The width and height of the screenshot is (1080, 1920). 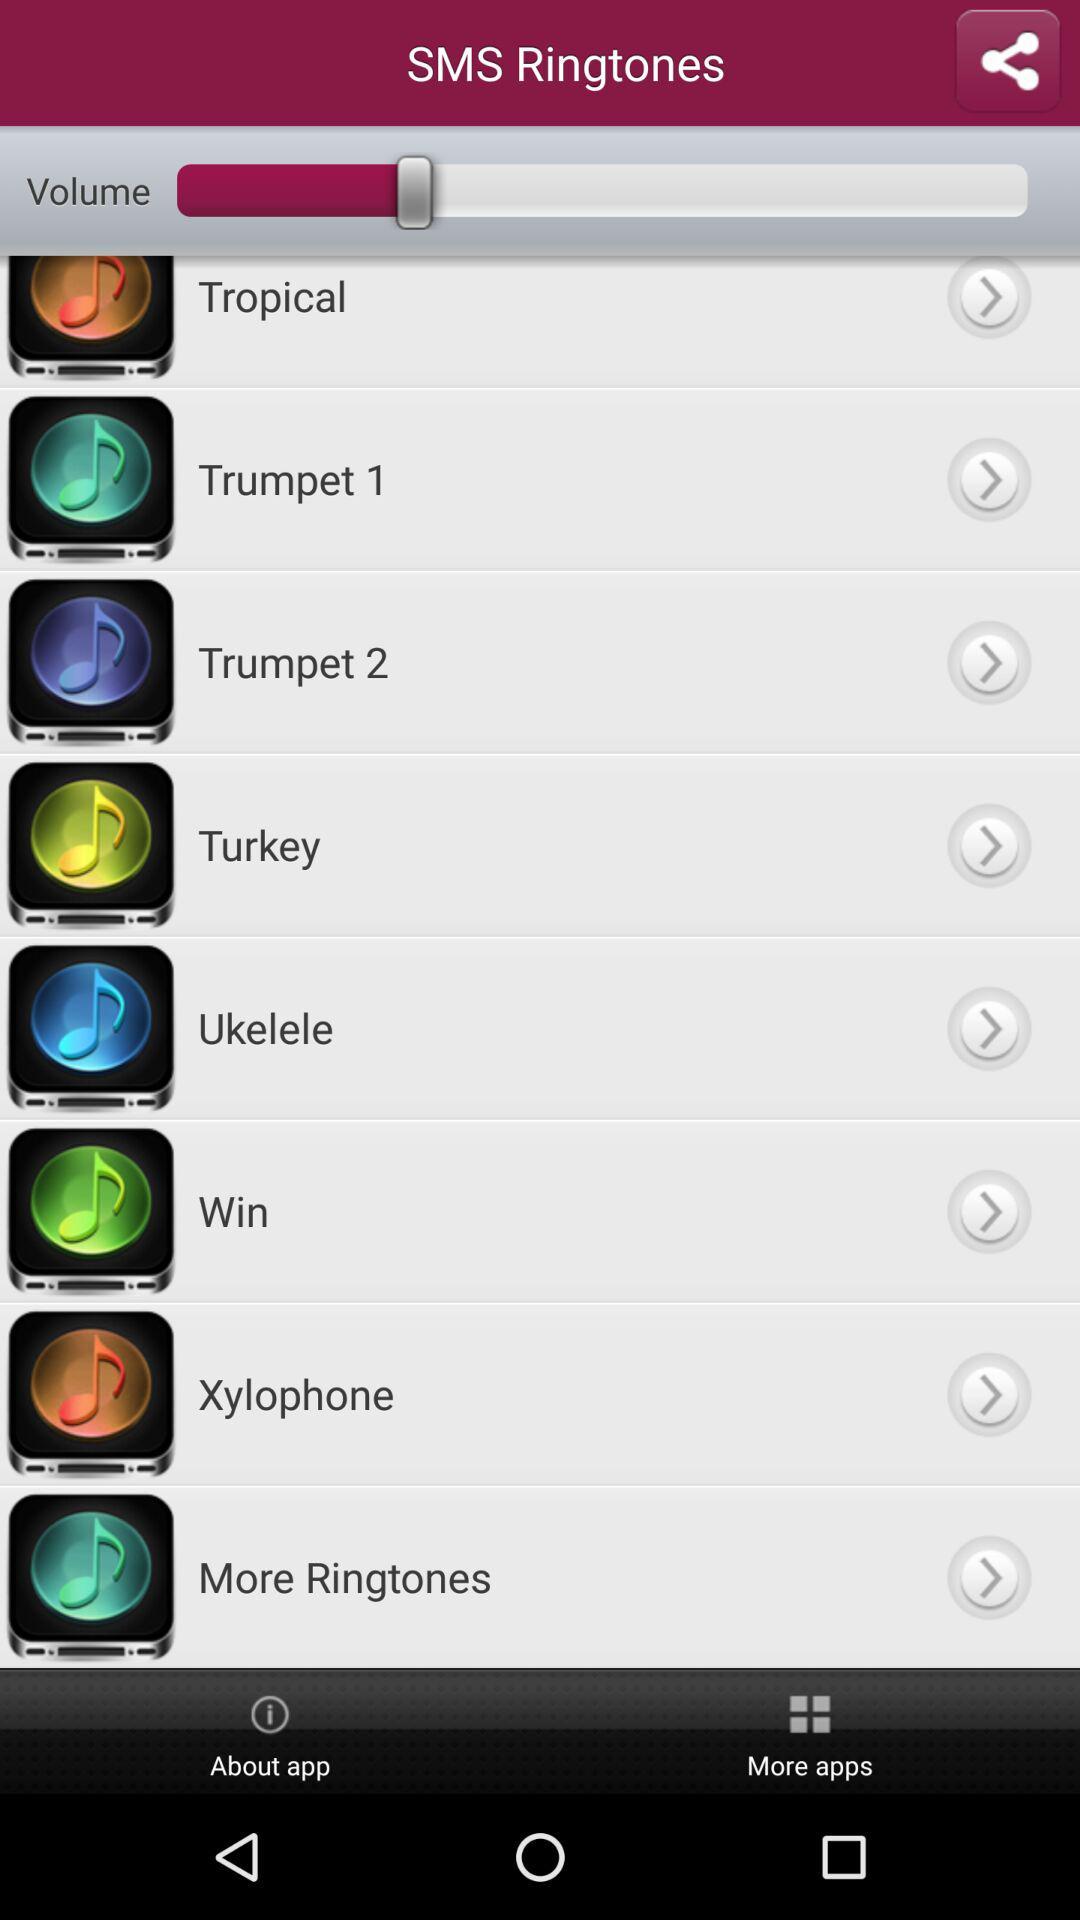 I want to click on go next option, so click(x=987, y=1027).